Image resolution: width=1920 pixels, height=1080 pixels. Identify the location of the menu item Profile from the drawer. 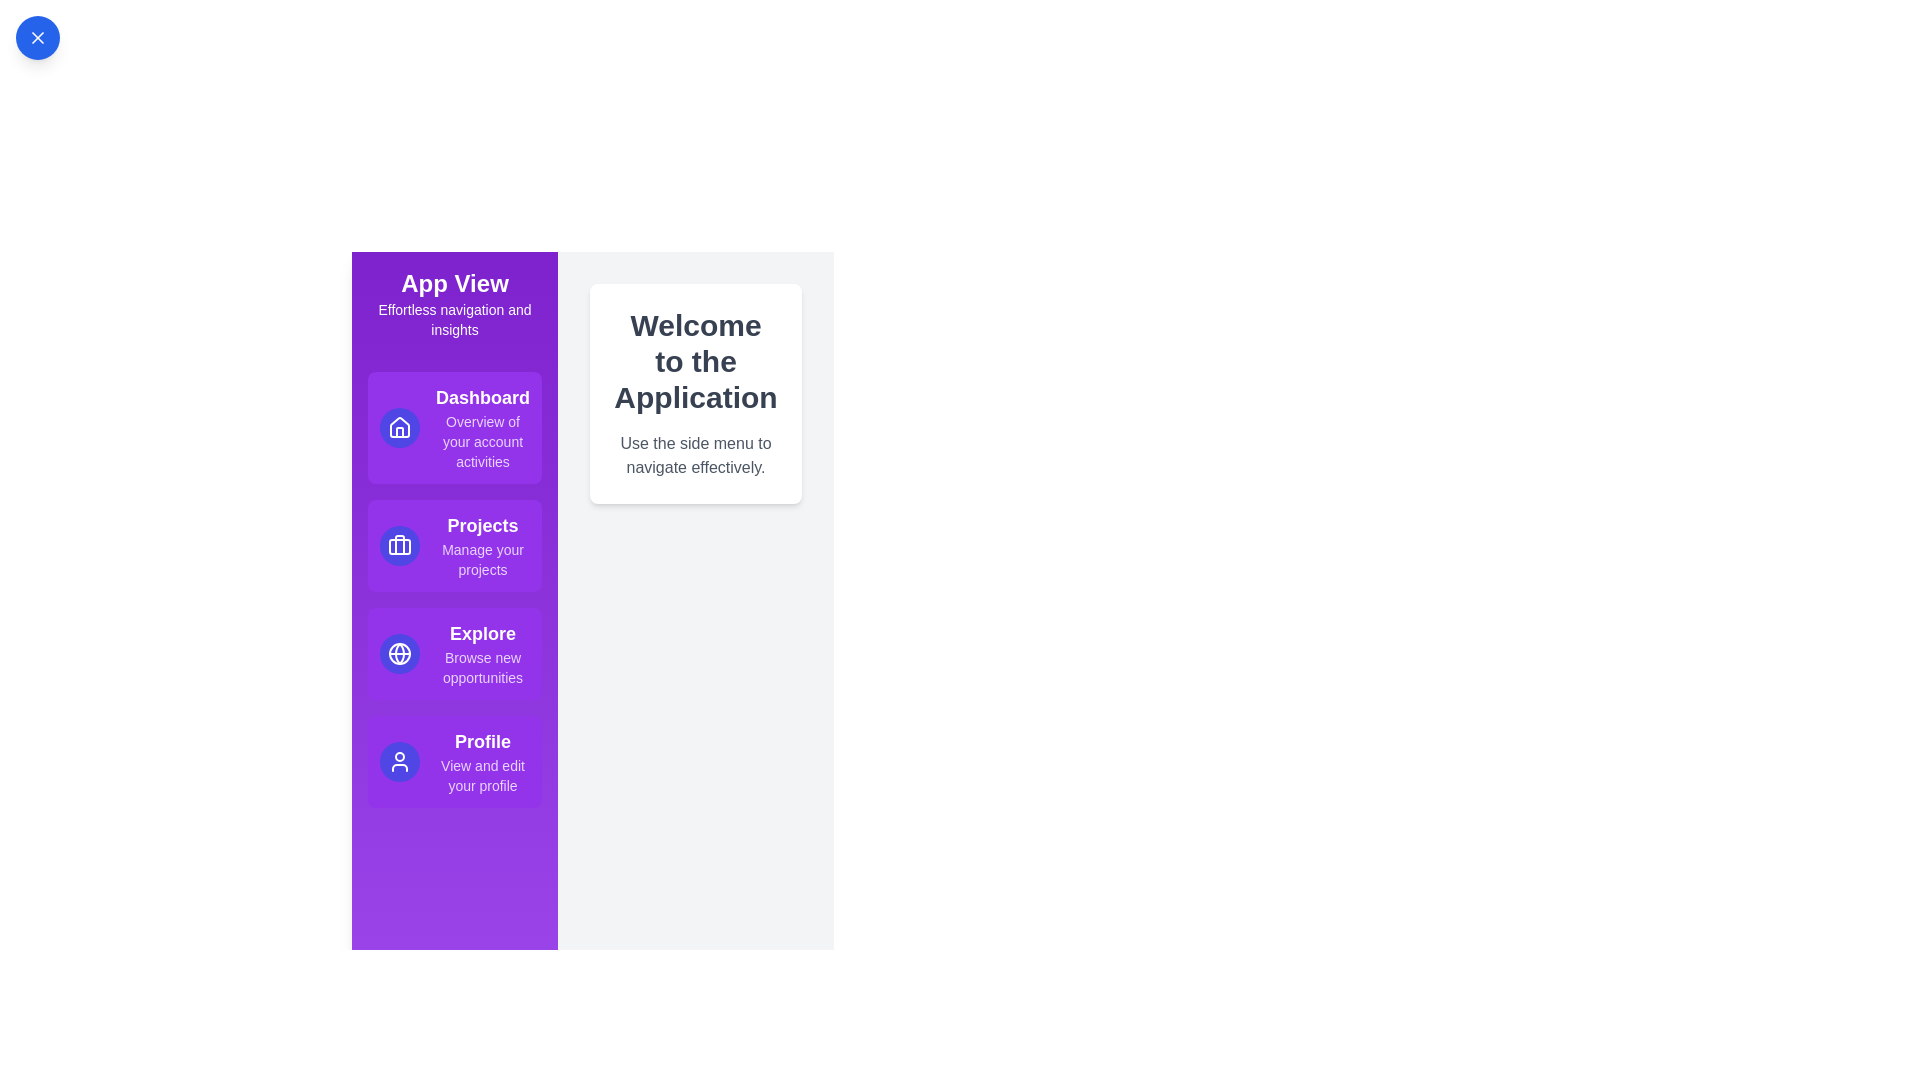
(454, 762).